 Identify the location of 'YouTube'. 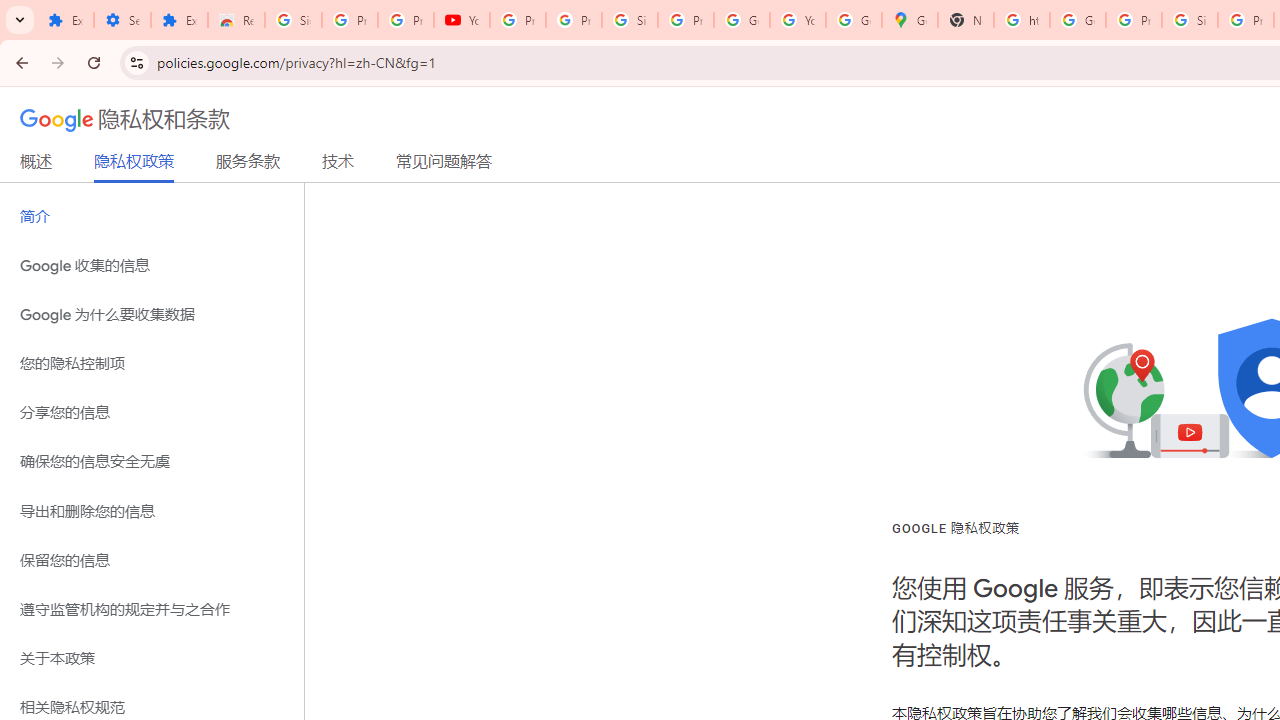
(461, 20).